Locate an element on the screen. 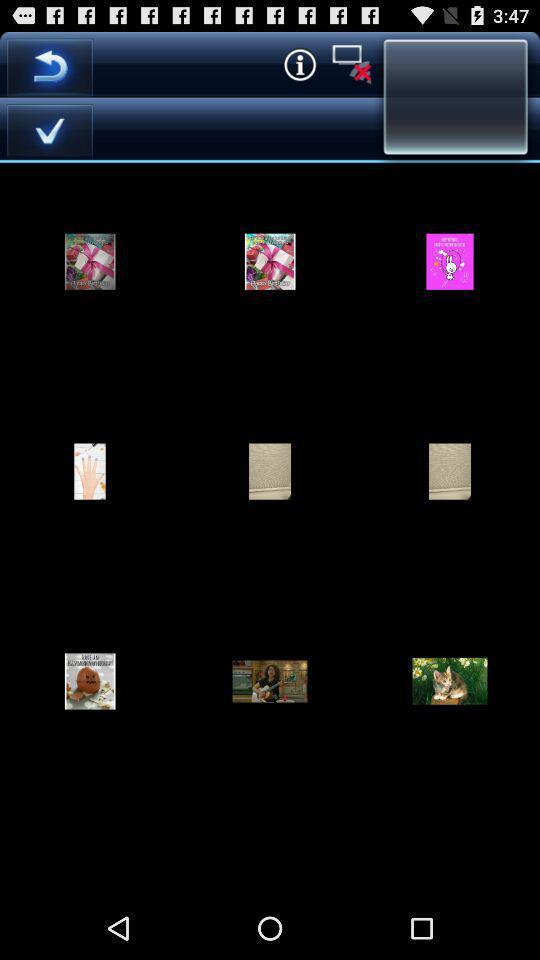  the info icon is located at coordinates (298, 68).